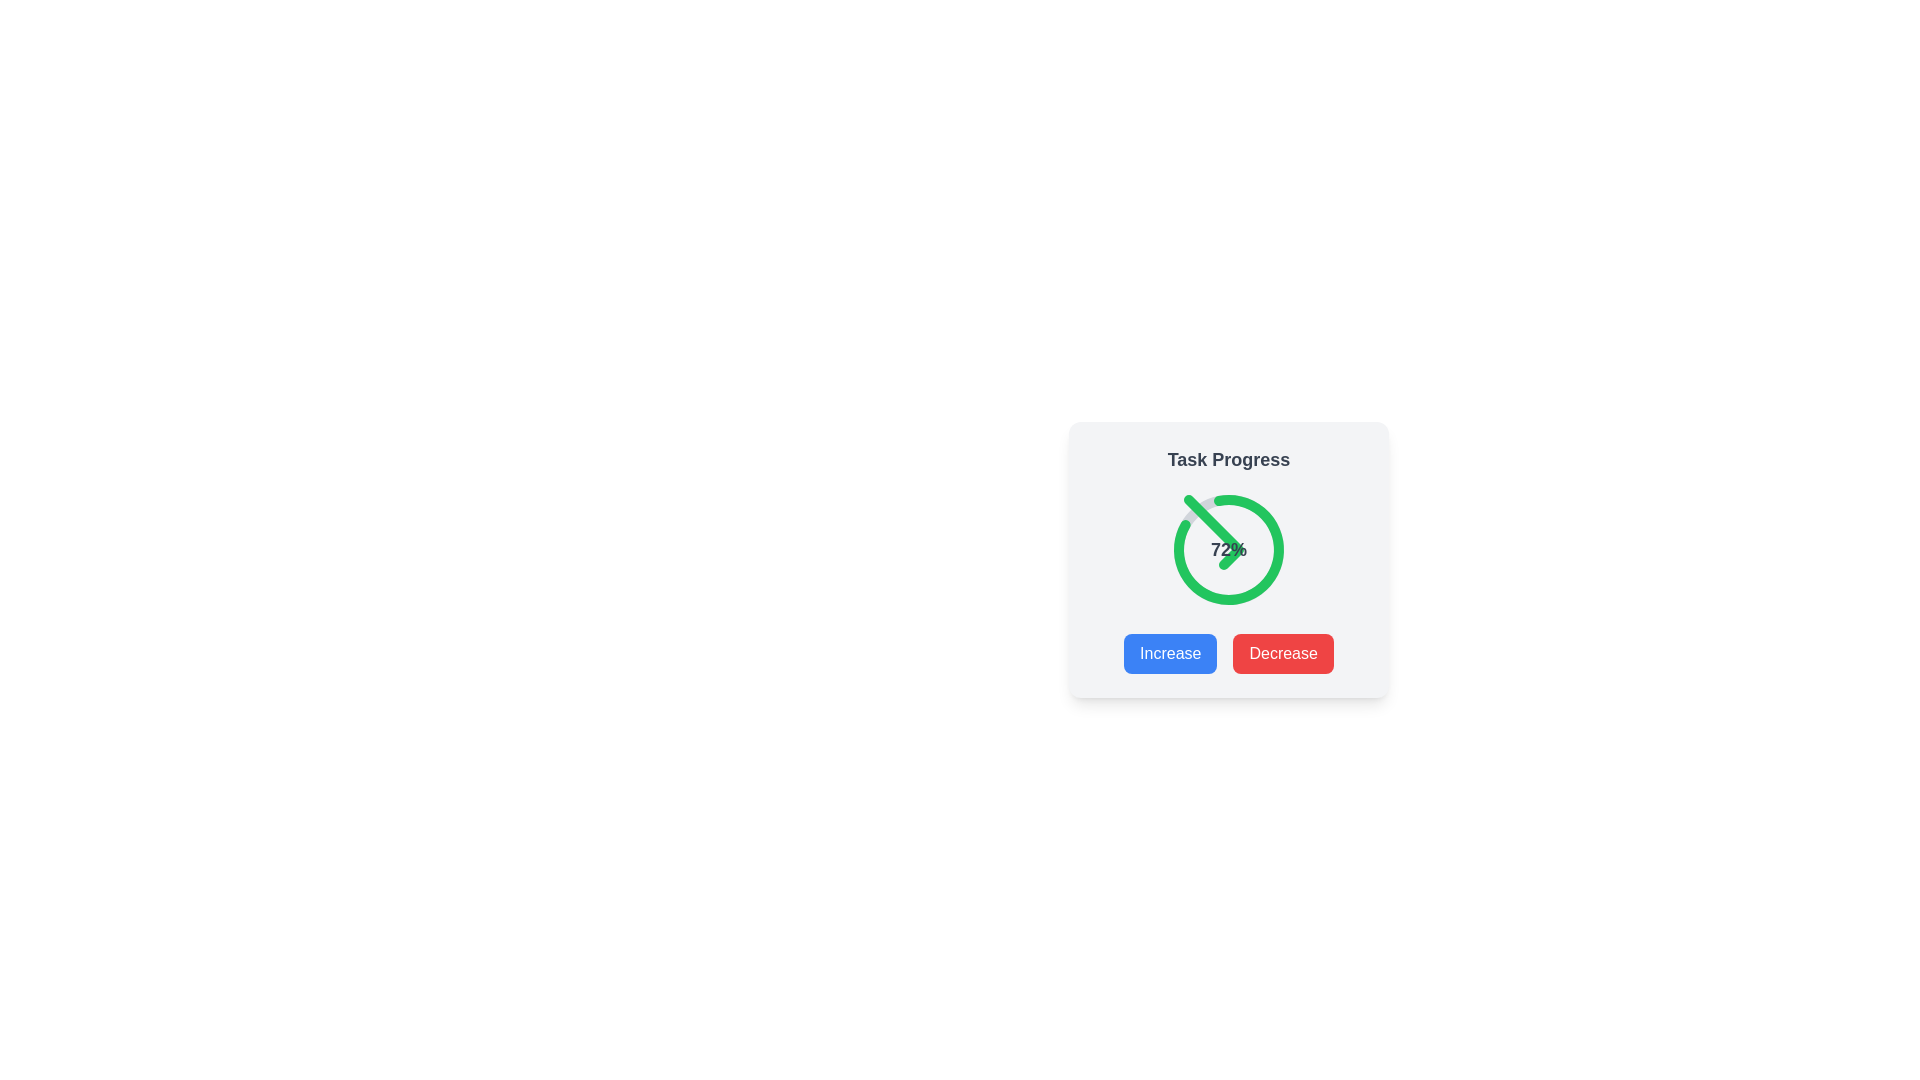 The image size is (1920, 1080). I want to click on the second button to the right of the 'Increase' button, so click(1283, 654).